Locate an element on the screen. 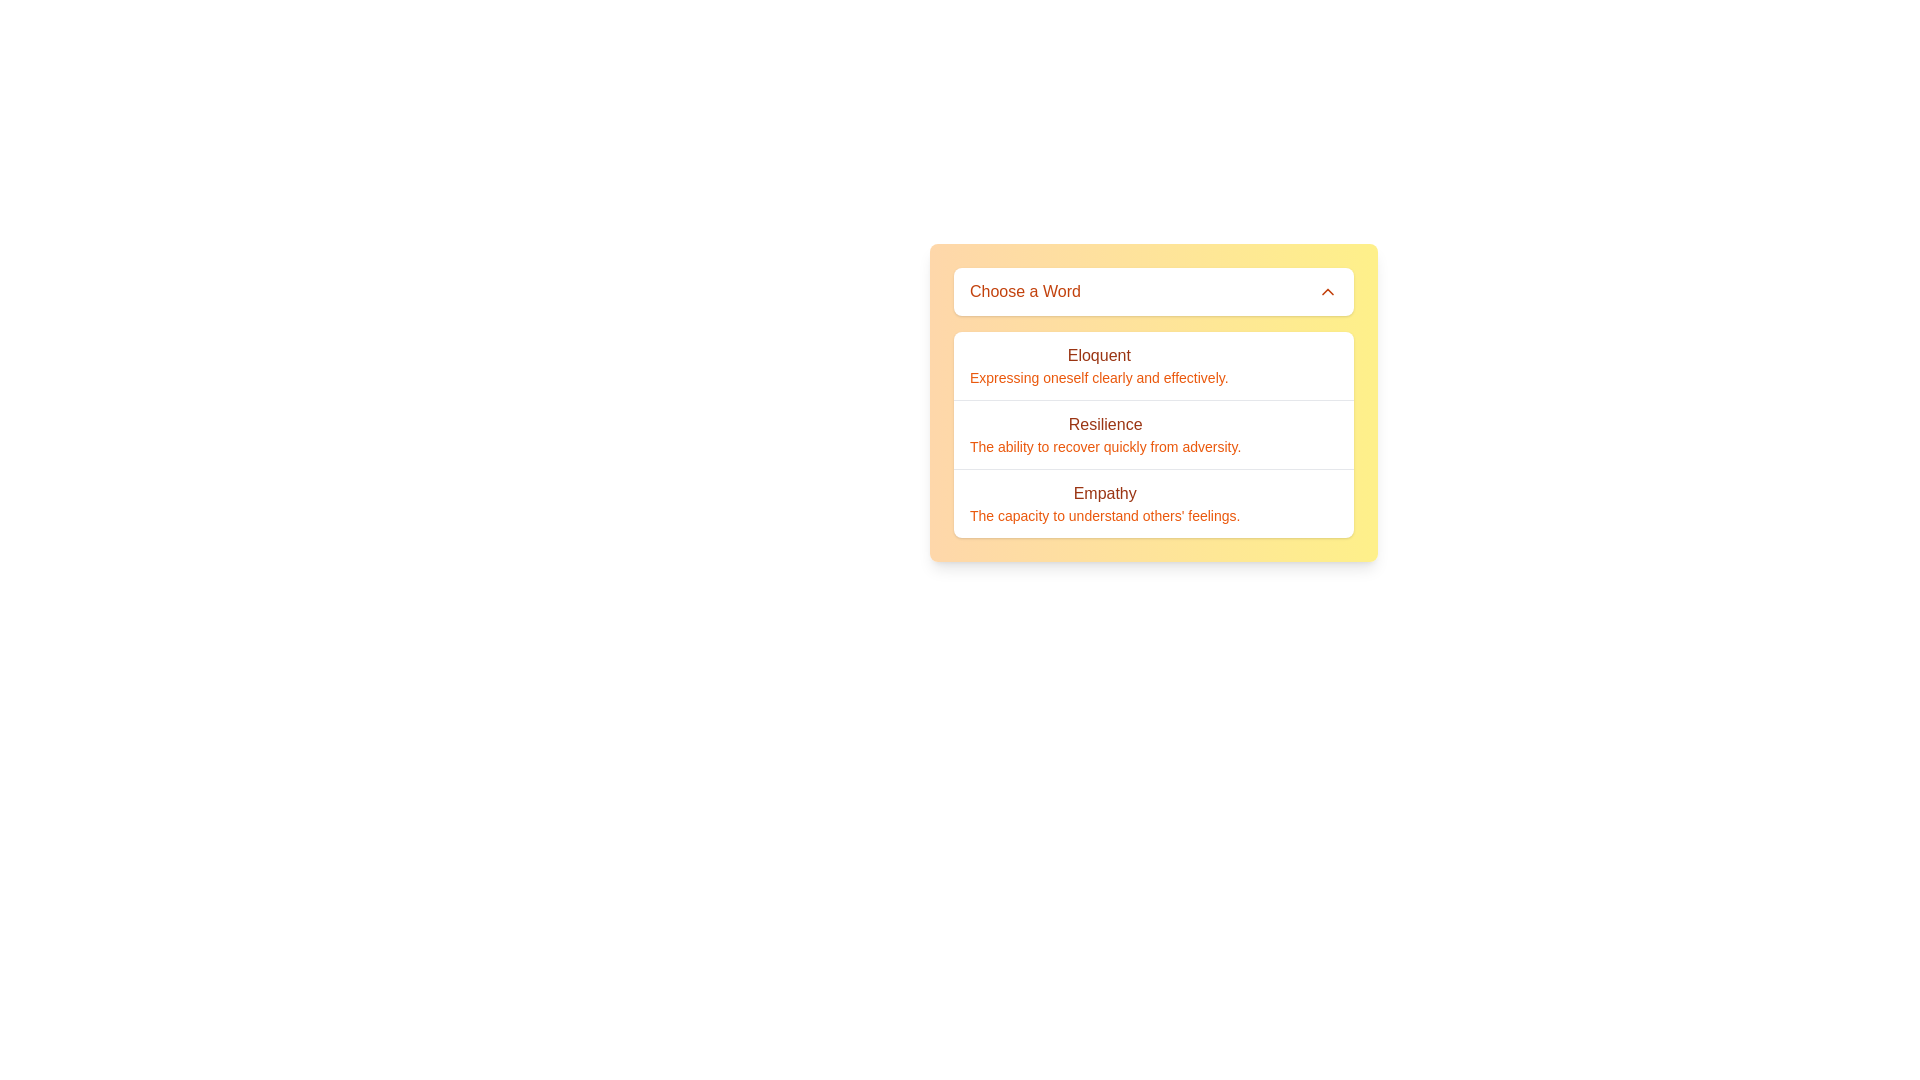 Image resolution: width=1920 pixels, height=1080 pixels. the text label displaying 'Empathy' in orange, which is located in the dropdown menu below 'Choose a Word' is located at coordinates (1104, 493).